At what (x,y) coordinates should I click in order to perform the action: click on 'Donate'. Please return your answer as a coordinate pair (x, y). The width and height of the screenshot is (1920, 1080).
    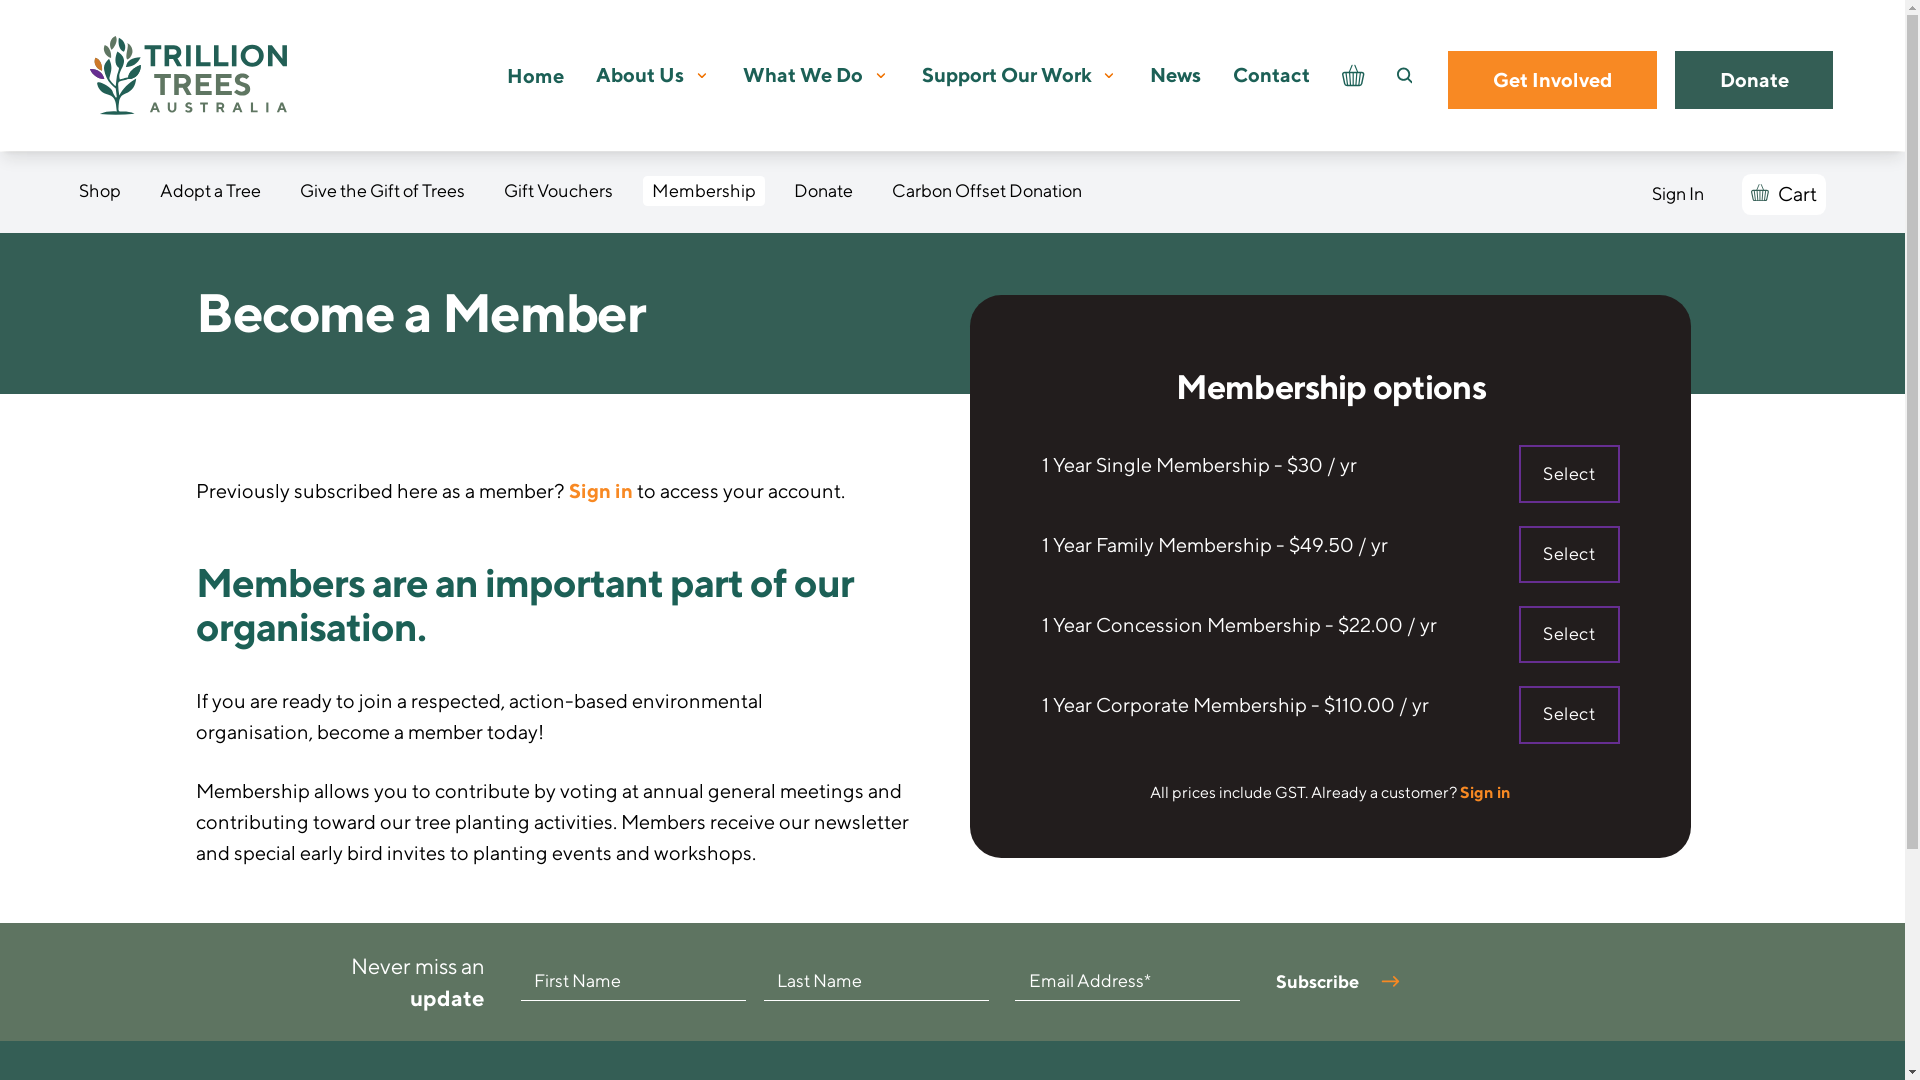
    Looking at the image, I should click on (1753, 79).